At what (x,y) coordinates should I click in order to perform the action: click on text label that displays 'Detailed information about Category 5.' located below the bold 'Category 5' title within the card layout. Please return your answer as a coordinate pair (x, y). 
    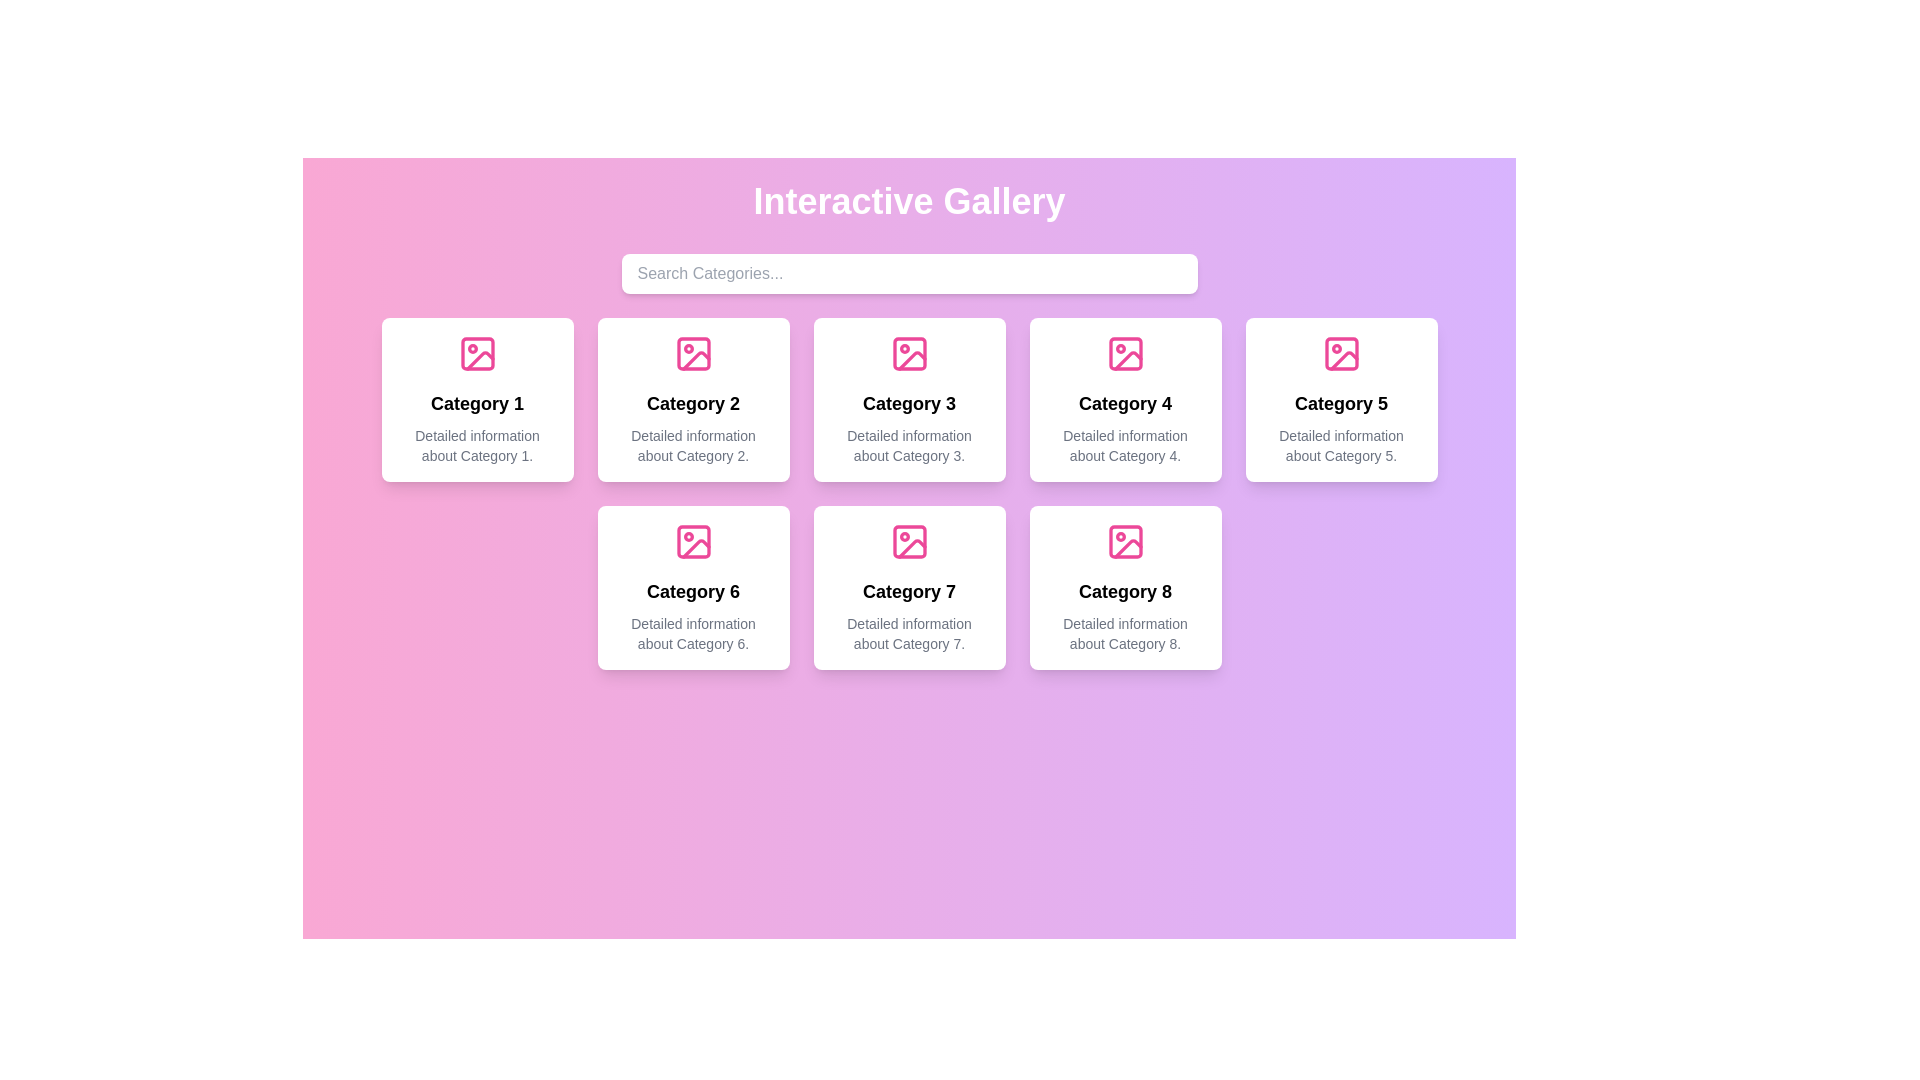
    Looking at the image, I should click on (1341, 445).